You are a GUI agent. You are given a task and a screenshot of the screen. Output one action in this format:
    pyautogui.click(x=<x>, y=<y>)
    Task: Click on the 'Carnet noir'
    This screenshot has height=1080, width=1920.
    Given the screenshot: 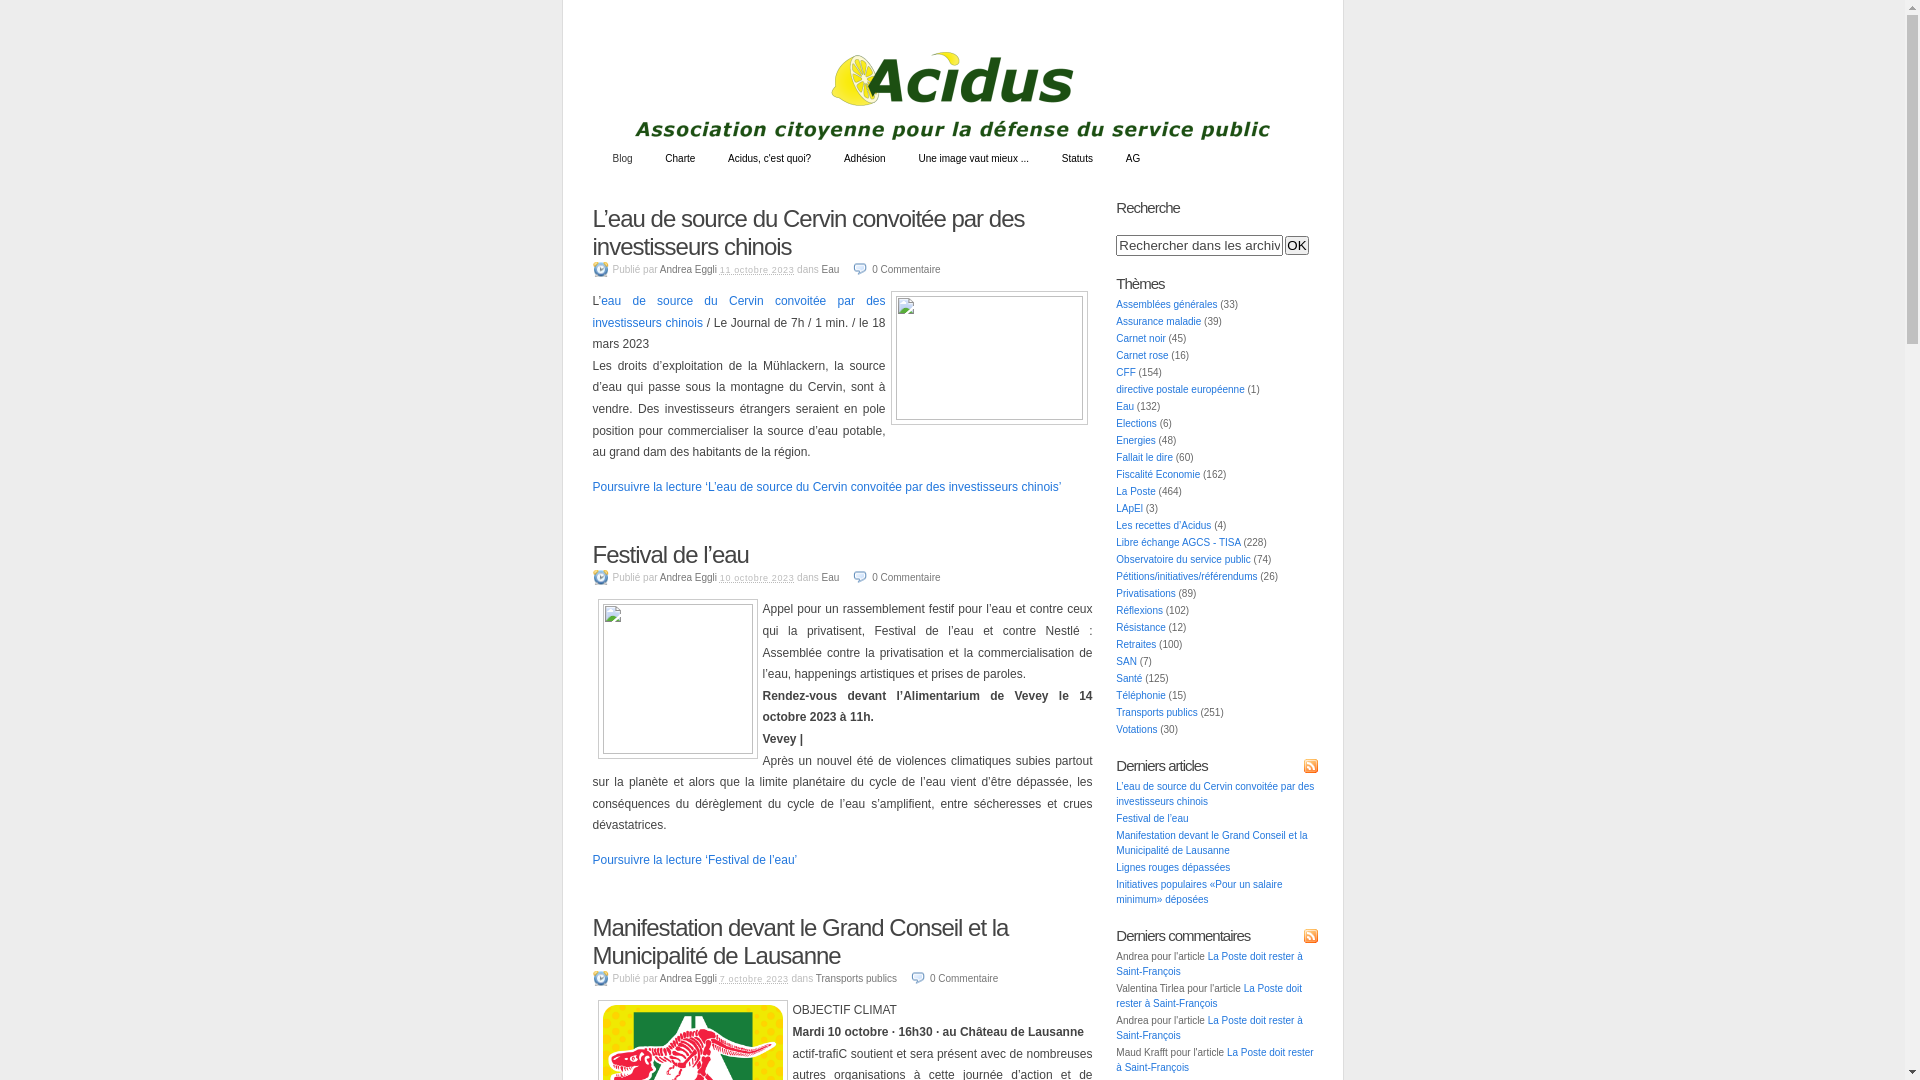 What is the action you would take?
    pyautogui.click(x=1140, y=337)
    